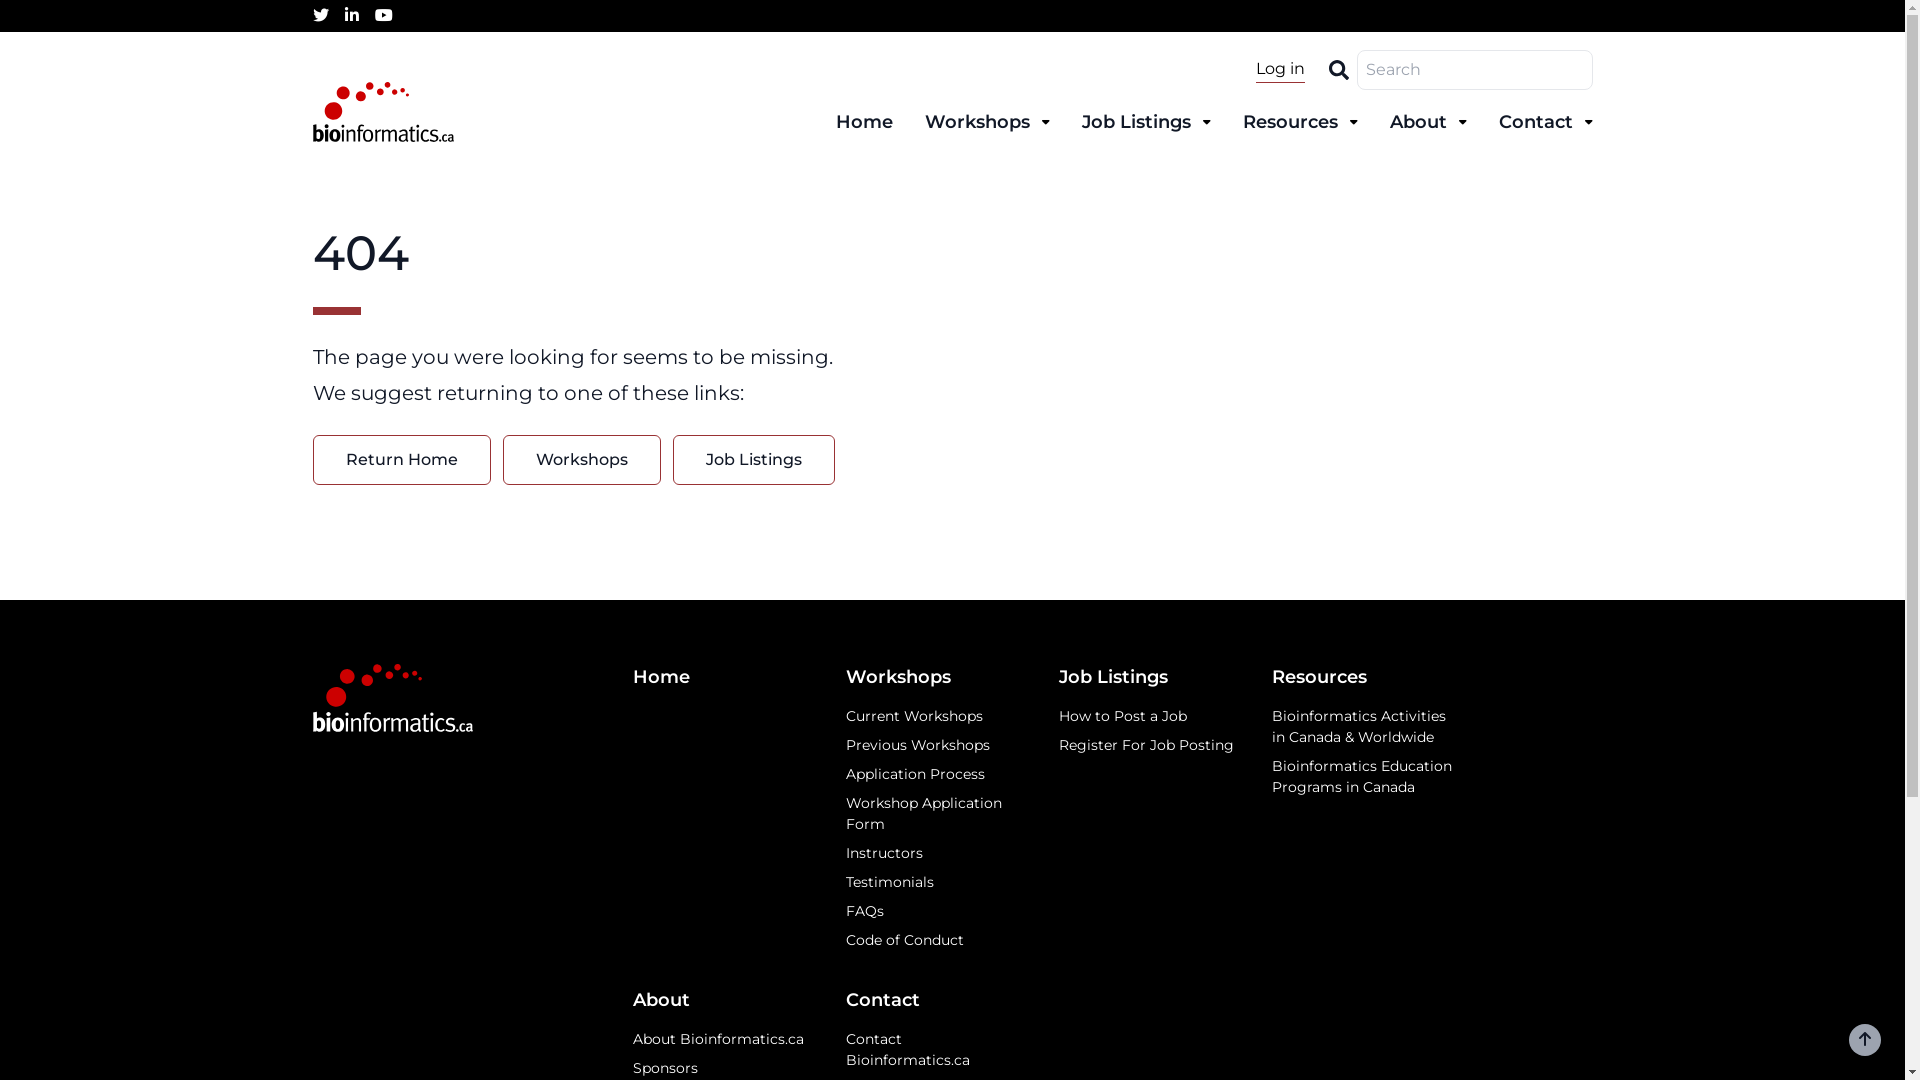 The width and height of the screenshot is (1920, 1080). What do you see at coordinates (722, 1067) in the screenshot?
I see `'Sponsors'` at bounding box center [722, 1067].